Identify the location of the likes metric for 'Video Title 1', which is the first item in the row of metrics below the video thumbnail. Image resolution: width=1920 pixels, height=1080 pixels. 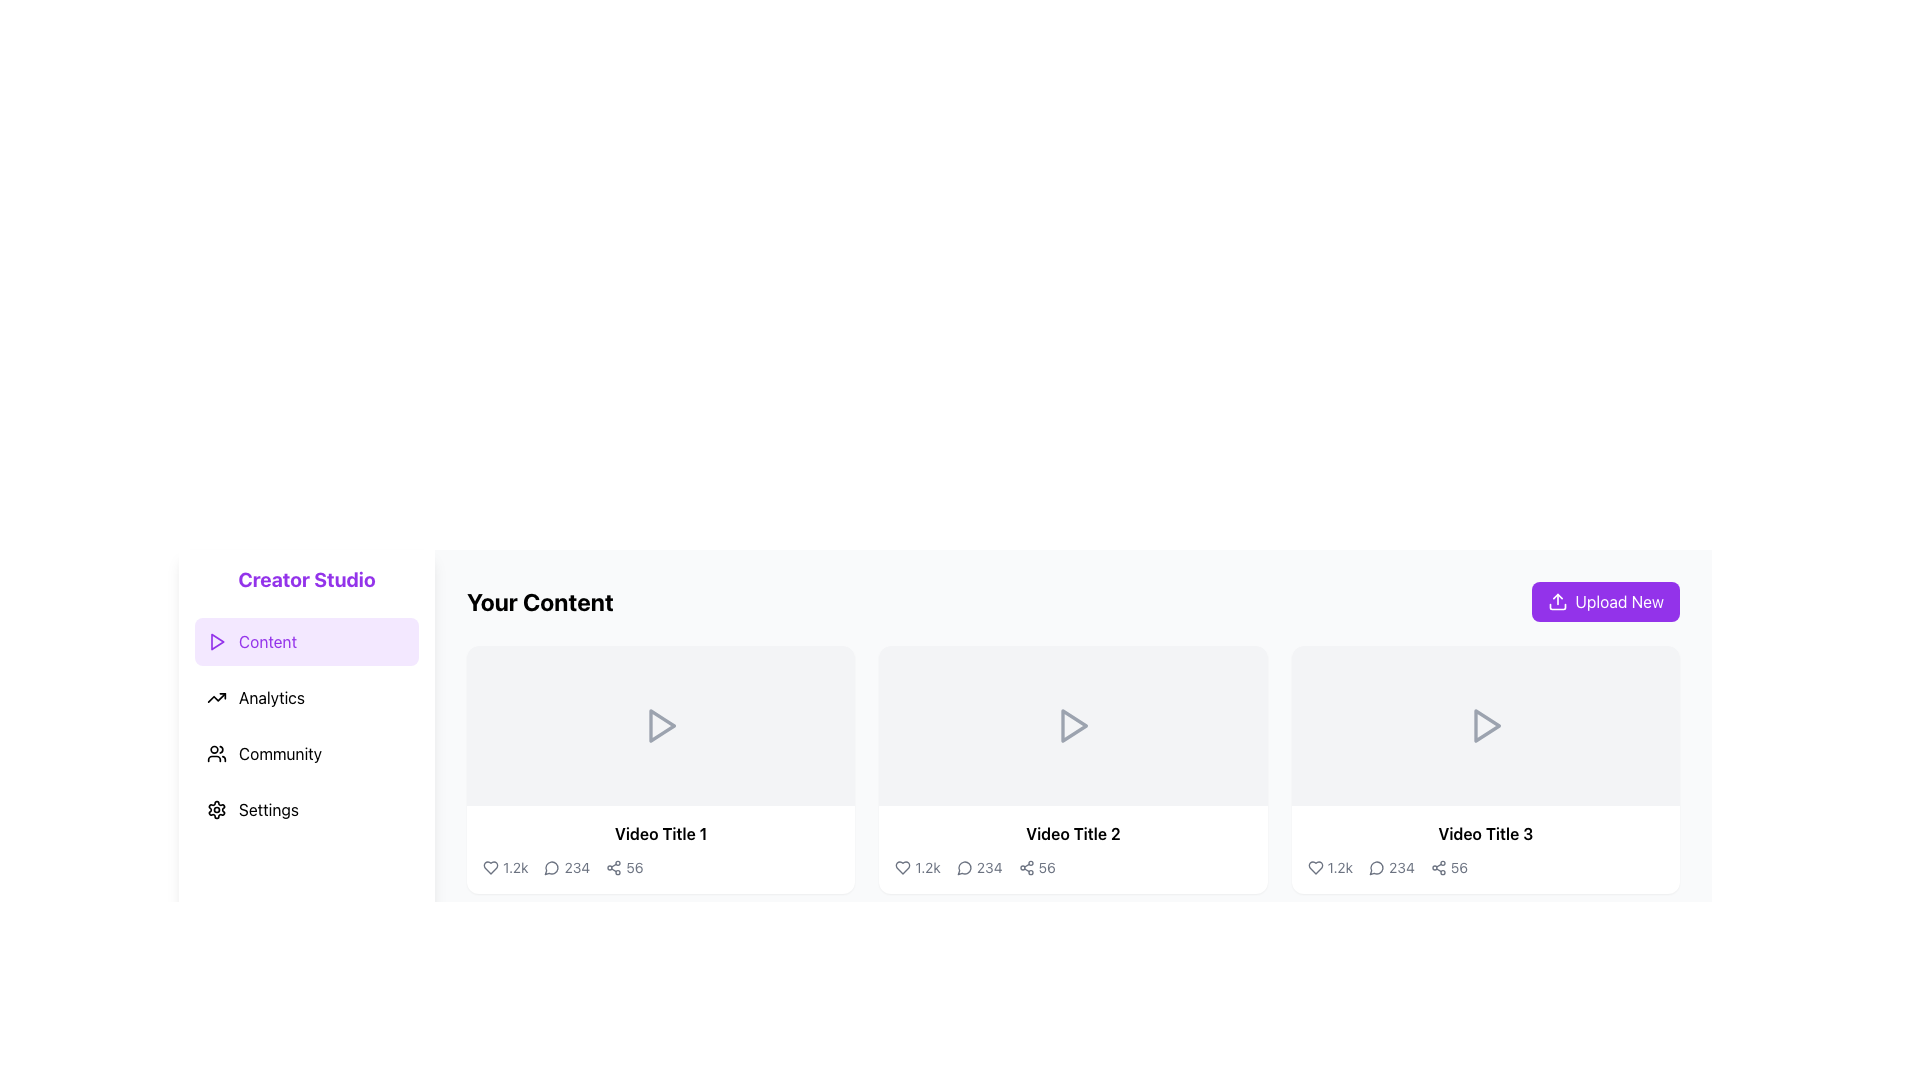
(505, 866).